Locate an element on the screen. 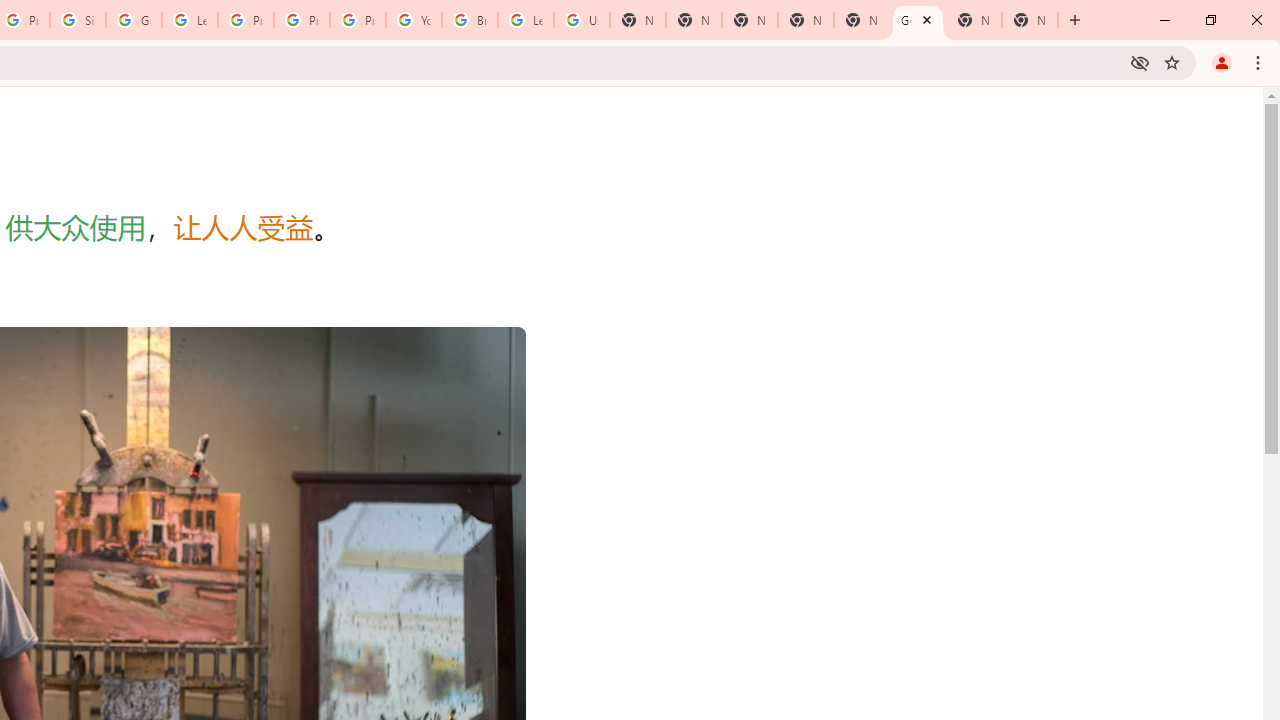 This screenshot has height=720, width=1280. 'Privacy Help Center - Policies Help' is located at coordinates (301, 20).